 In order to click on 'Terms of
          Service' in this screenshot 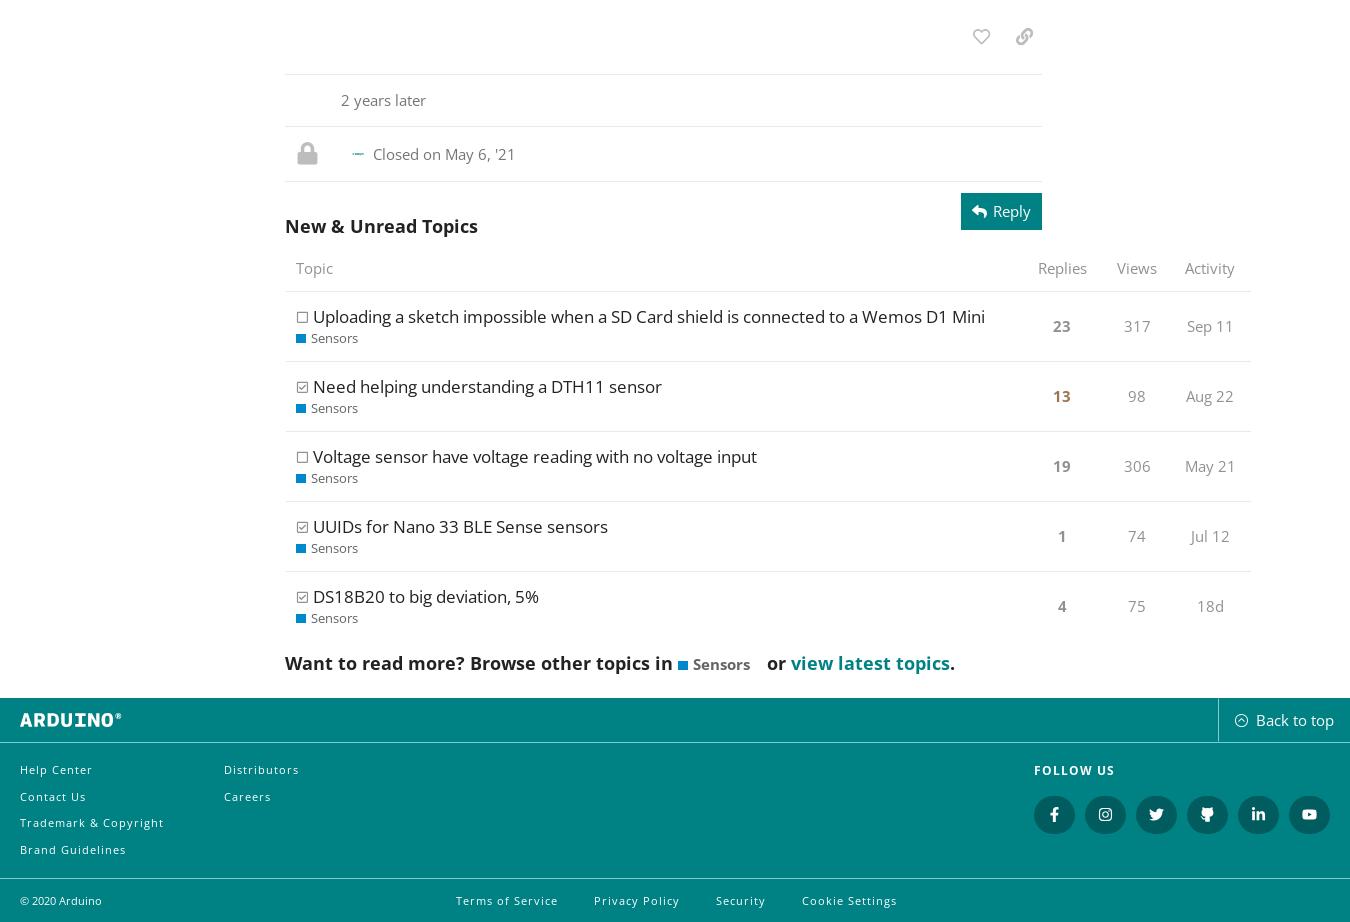, I will do `click(506, 898)`.